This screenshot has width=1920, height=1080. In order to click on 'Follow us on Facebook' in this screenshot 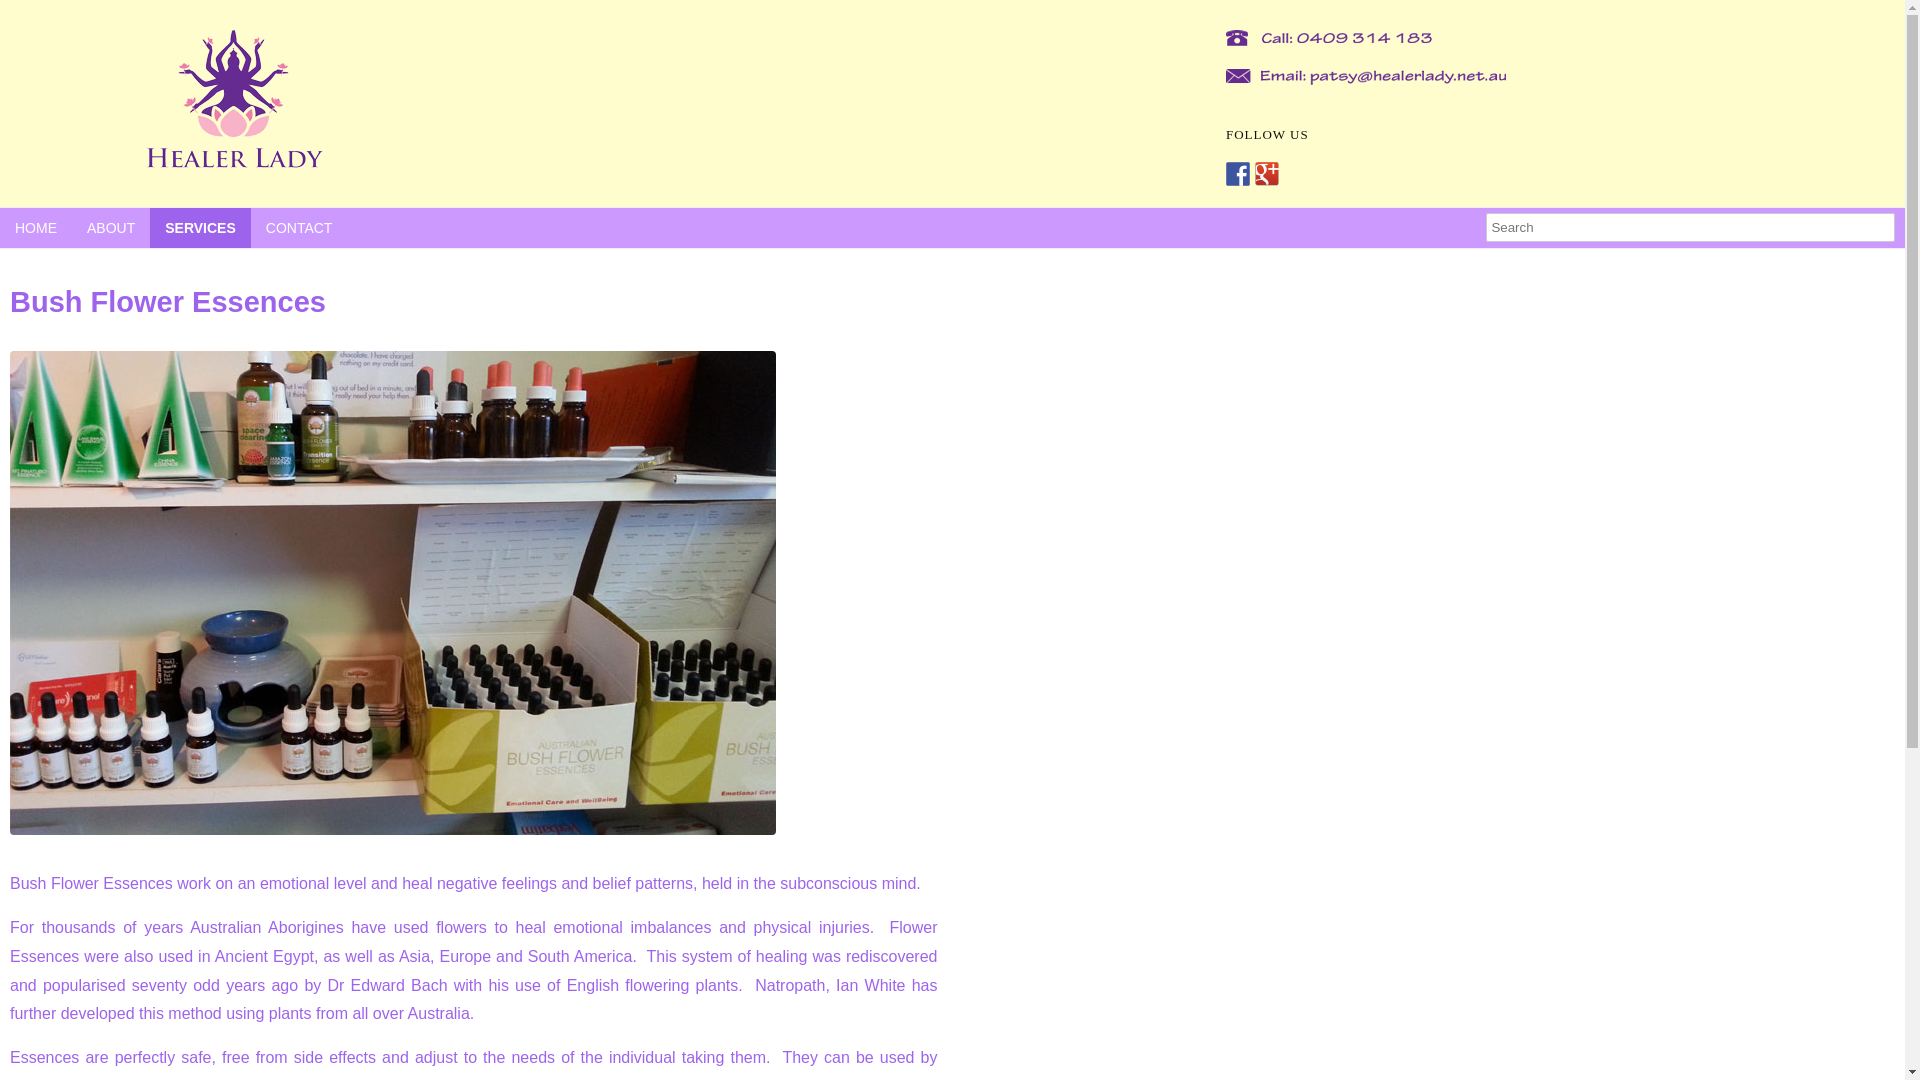, I will do `click(1237, 172)`.